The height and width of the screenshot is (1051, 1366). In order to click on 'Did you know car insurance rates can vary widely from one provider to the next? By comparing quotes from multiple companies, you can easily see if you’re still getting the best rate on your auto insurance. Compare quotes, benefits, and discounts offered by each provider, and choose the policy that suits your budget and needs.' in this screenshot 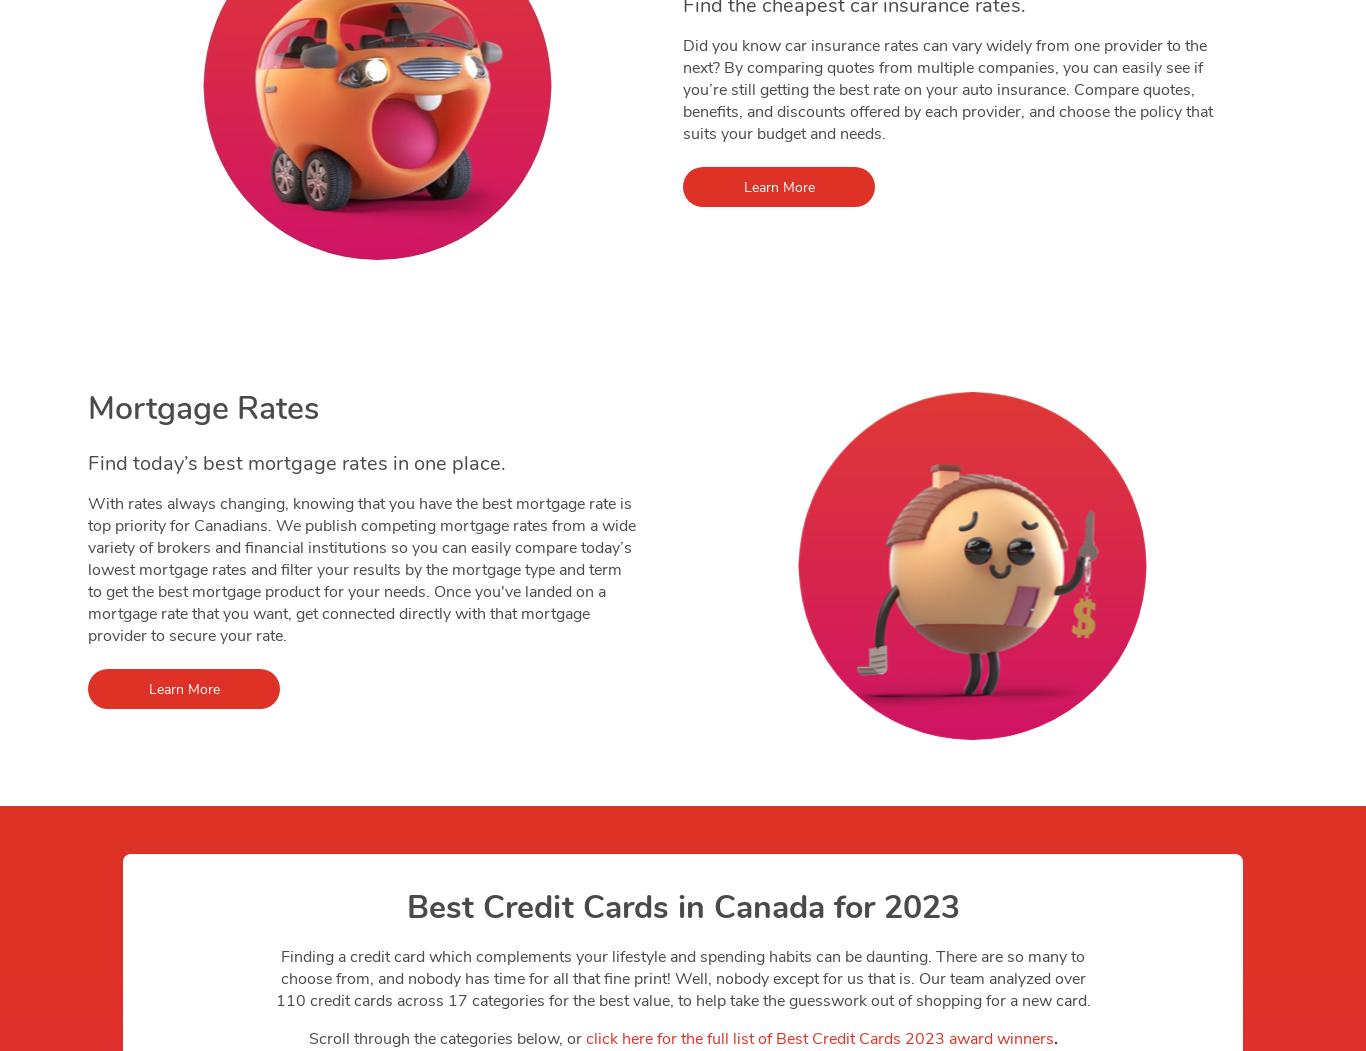, I will do `click(948, 89)`.